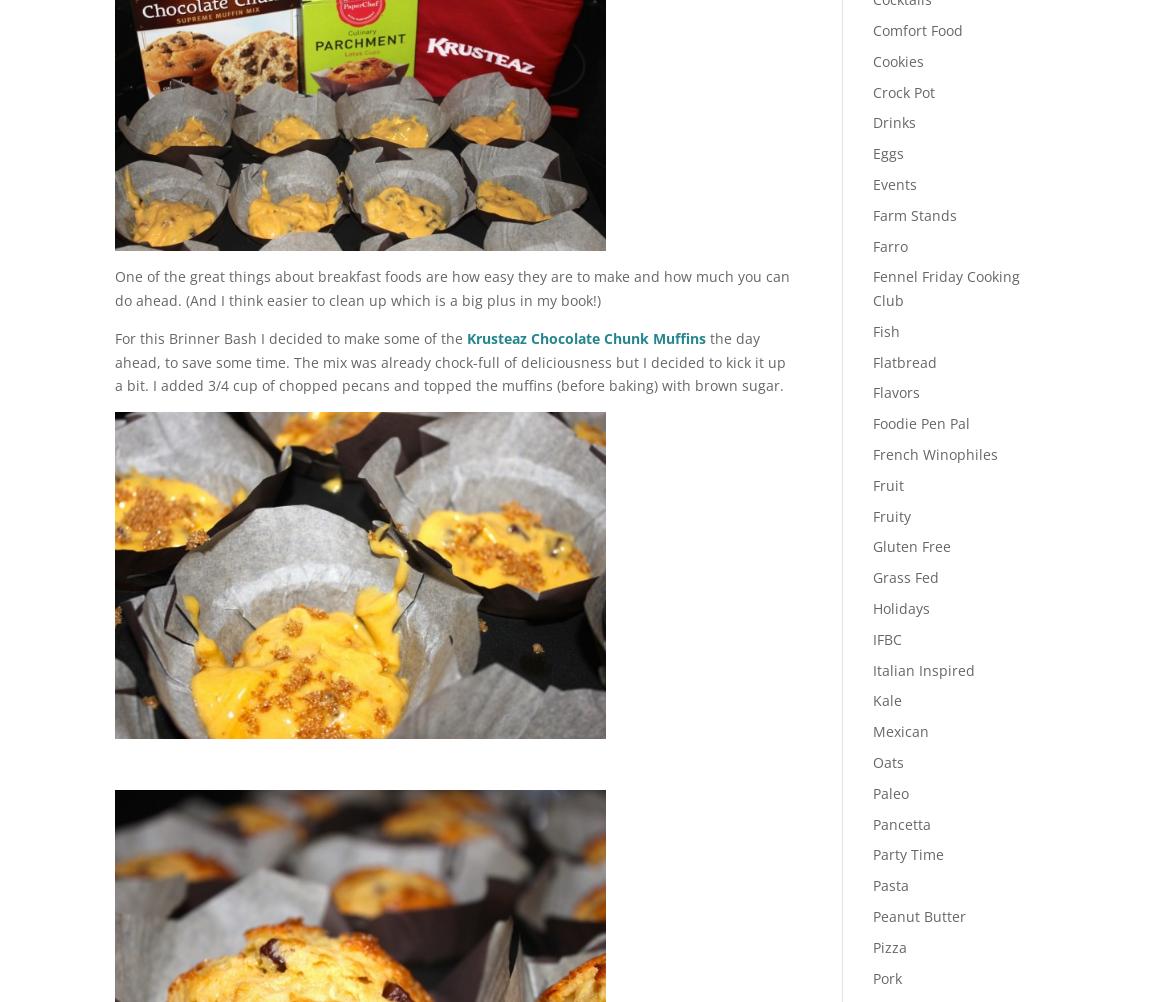 The width and height of the screenshot is (1150, 1002). What do you see at coordinates (114, 337) in the screenshot?
I see `'For this Brinner Bash I decided to make some of the'` at bounding box center [114, 337].